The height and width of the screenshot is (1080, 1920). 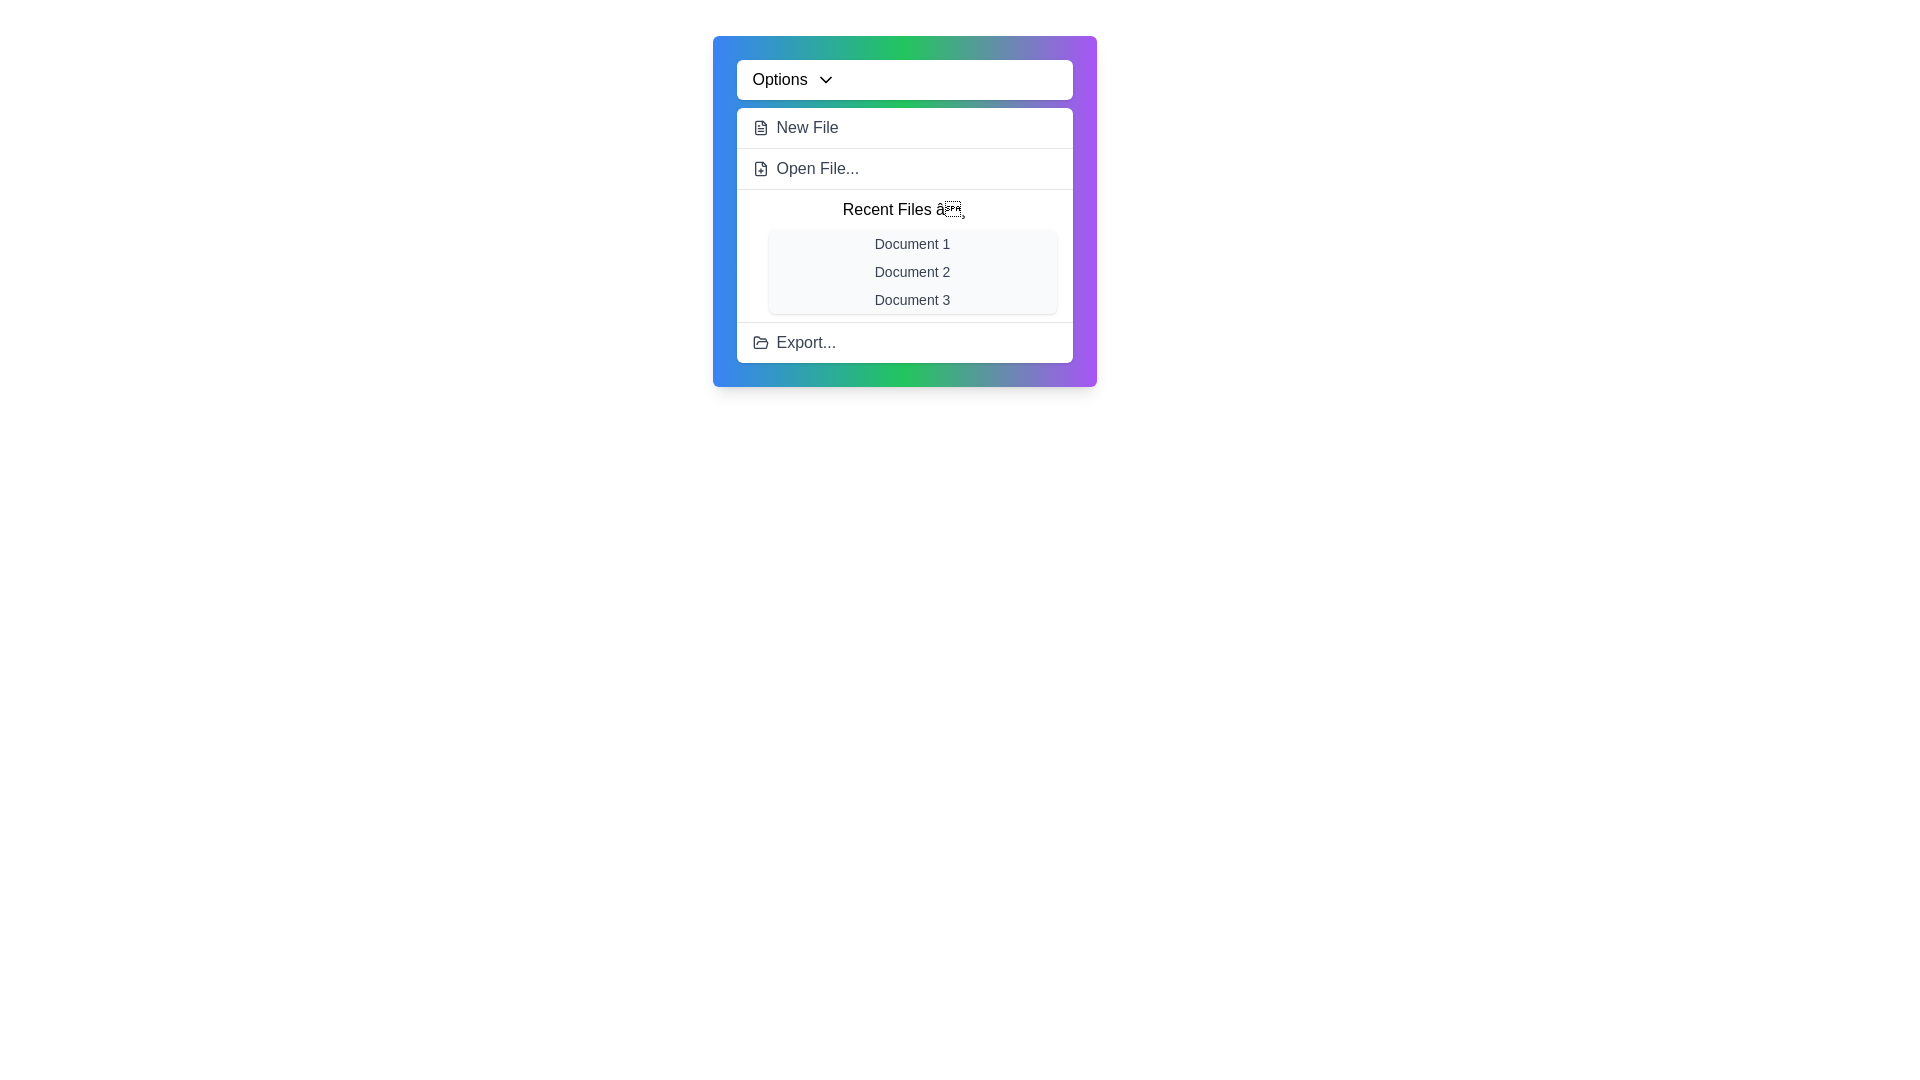 I want to click on the last button-like item in the dropdown menu to initiate the export operation, so click(x=903, y=341).